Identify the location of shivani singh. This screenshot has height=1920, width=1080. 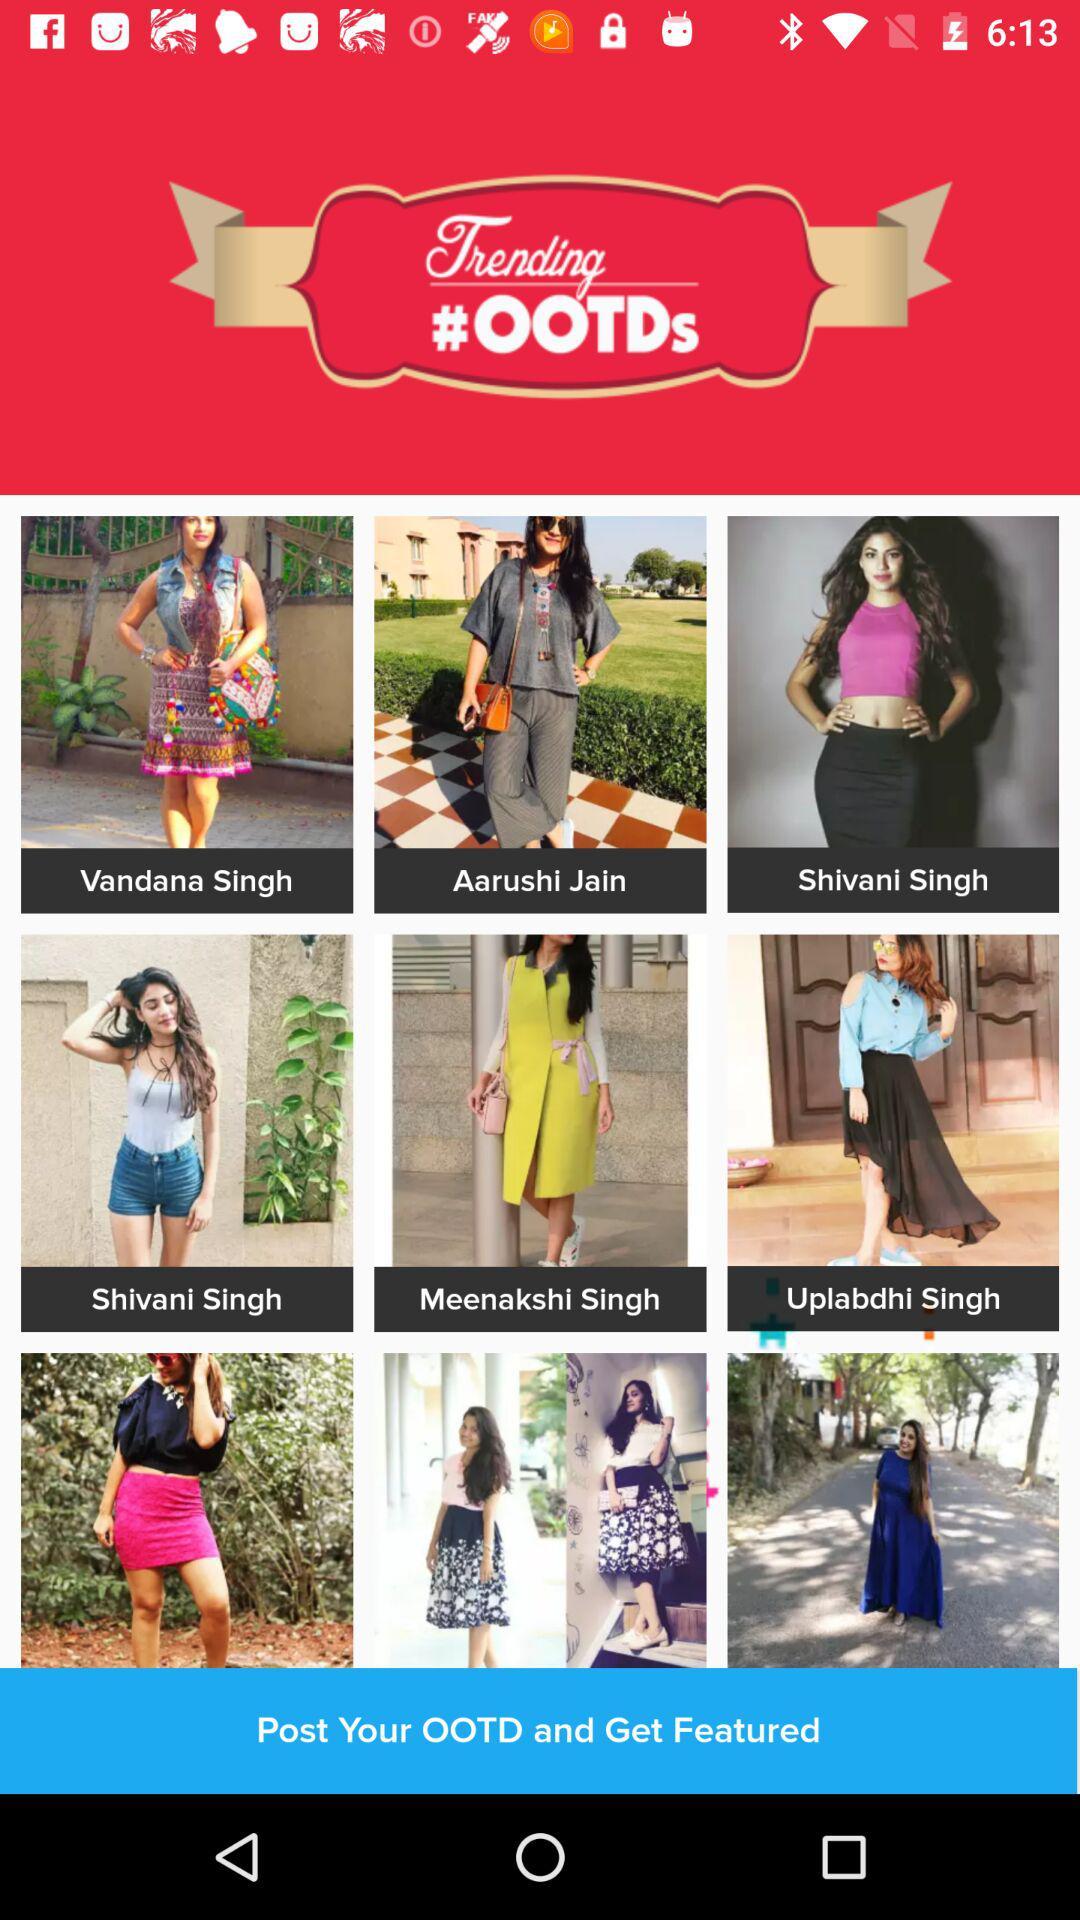
(892, 880).